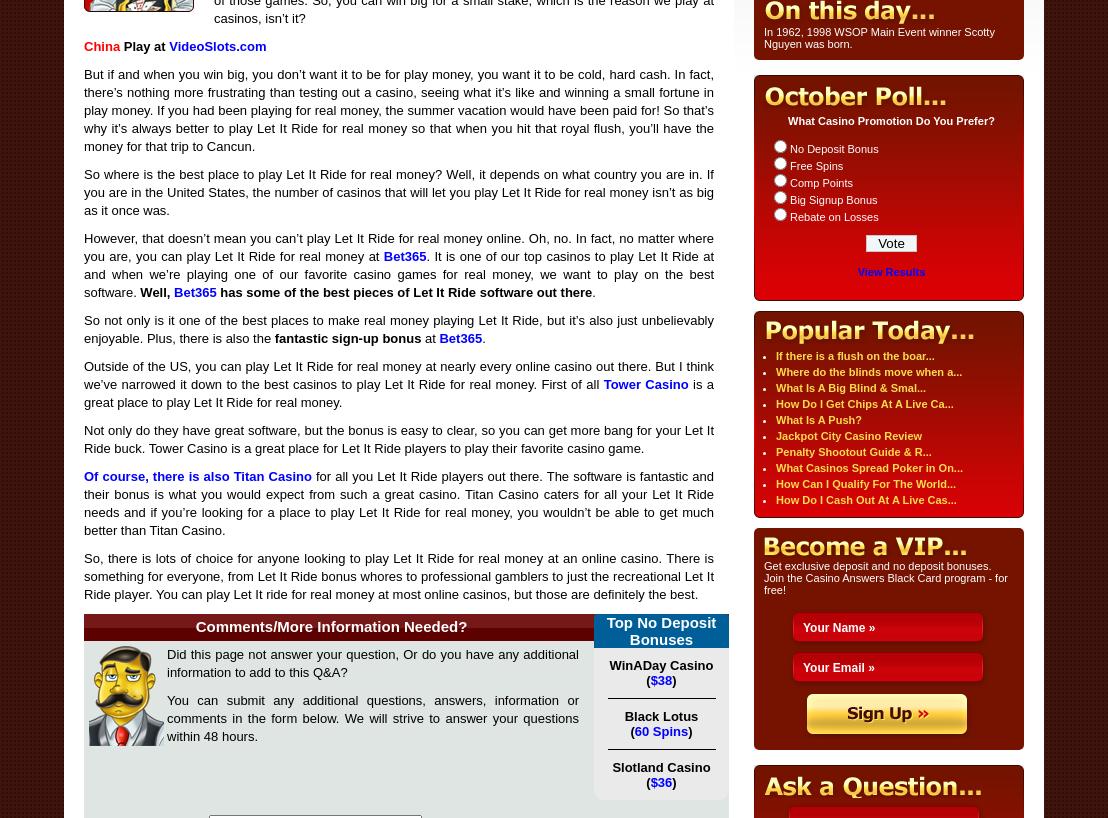 This screenshot has height=818, width=1108. I want to click on 'China', so click(102, 45).